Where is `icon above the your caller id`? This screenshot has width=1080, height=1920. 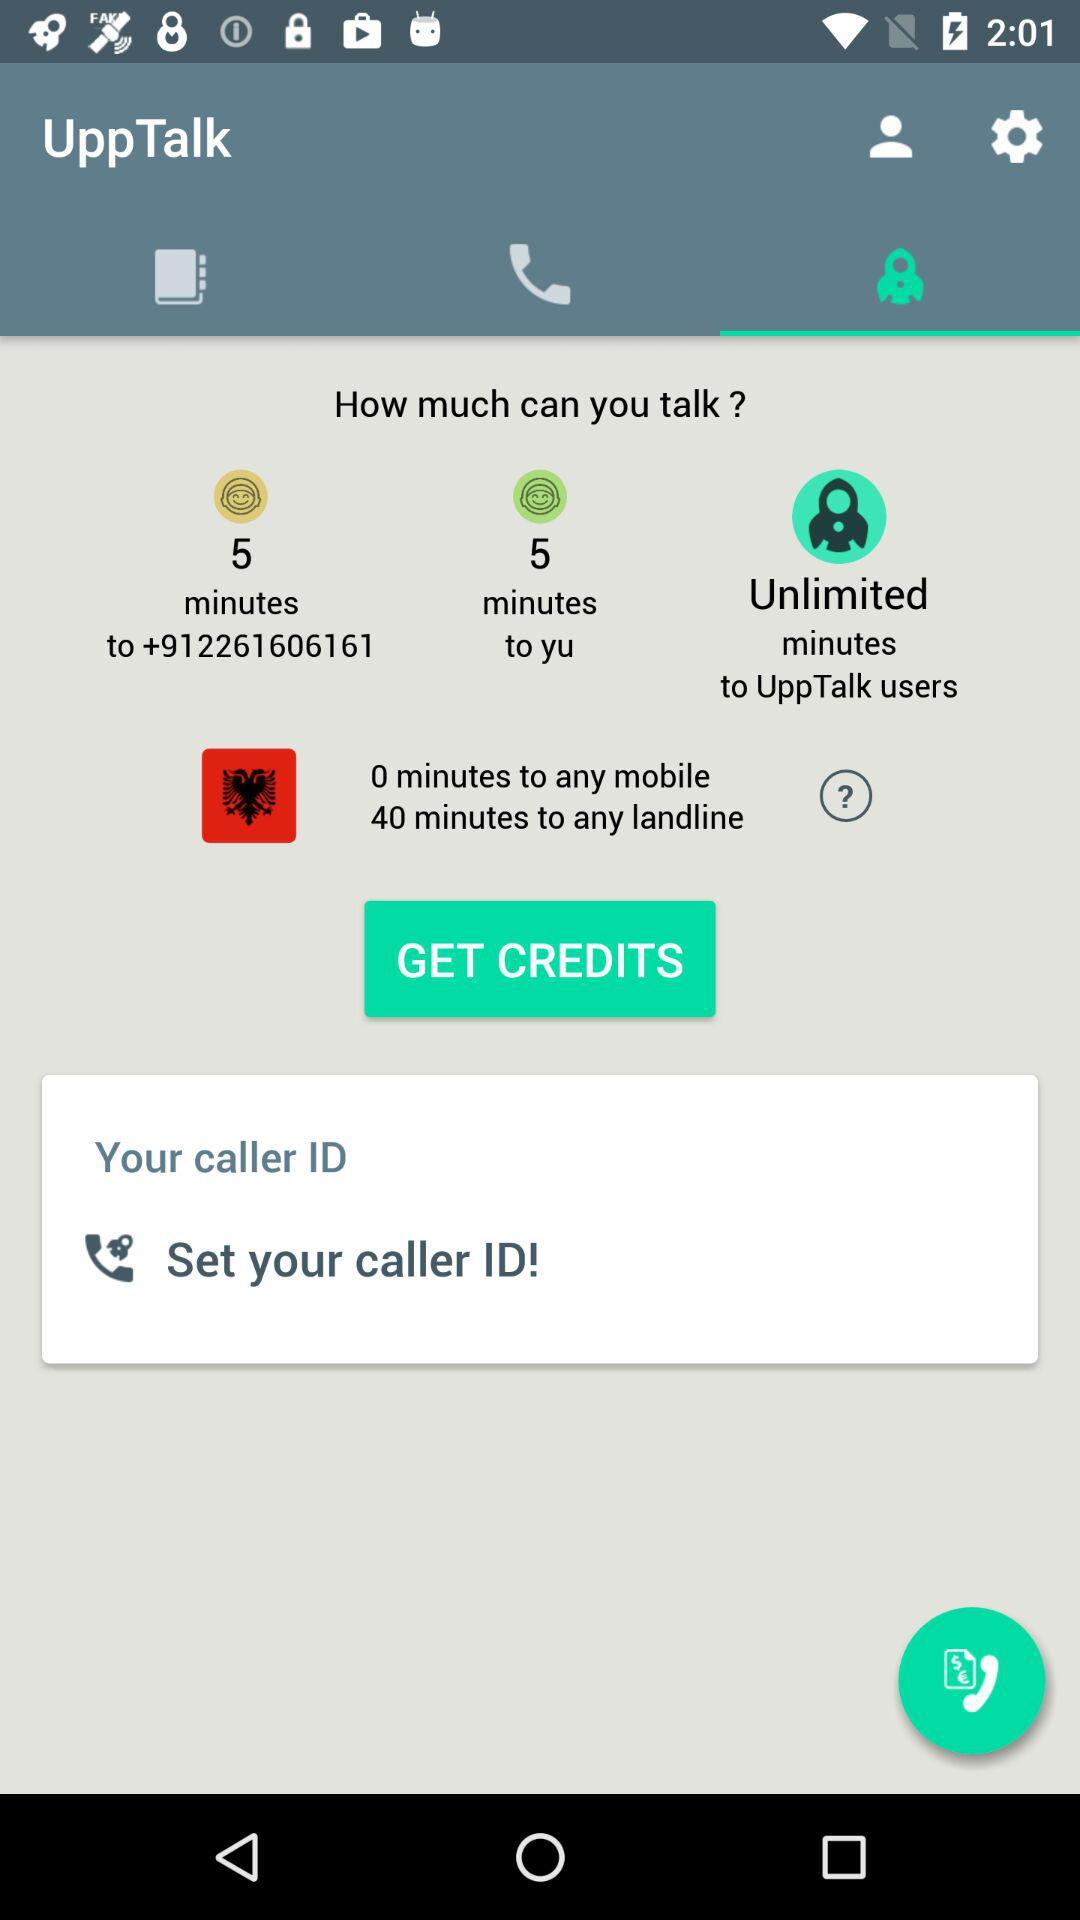
icon above the your caller id is located at coordinates (248, 794).